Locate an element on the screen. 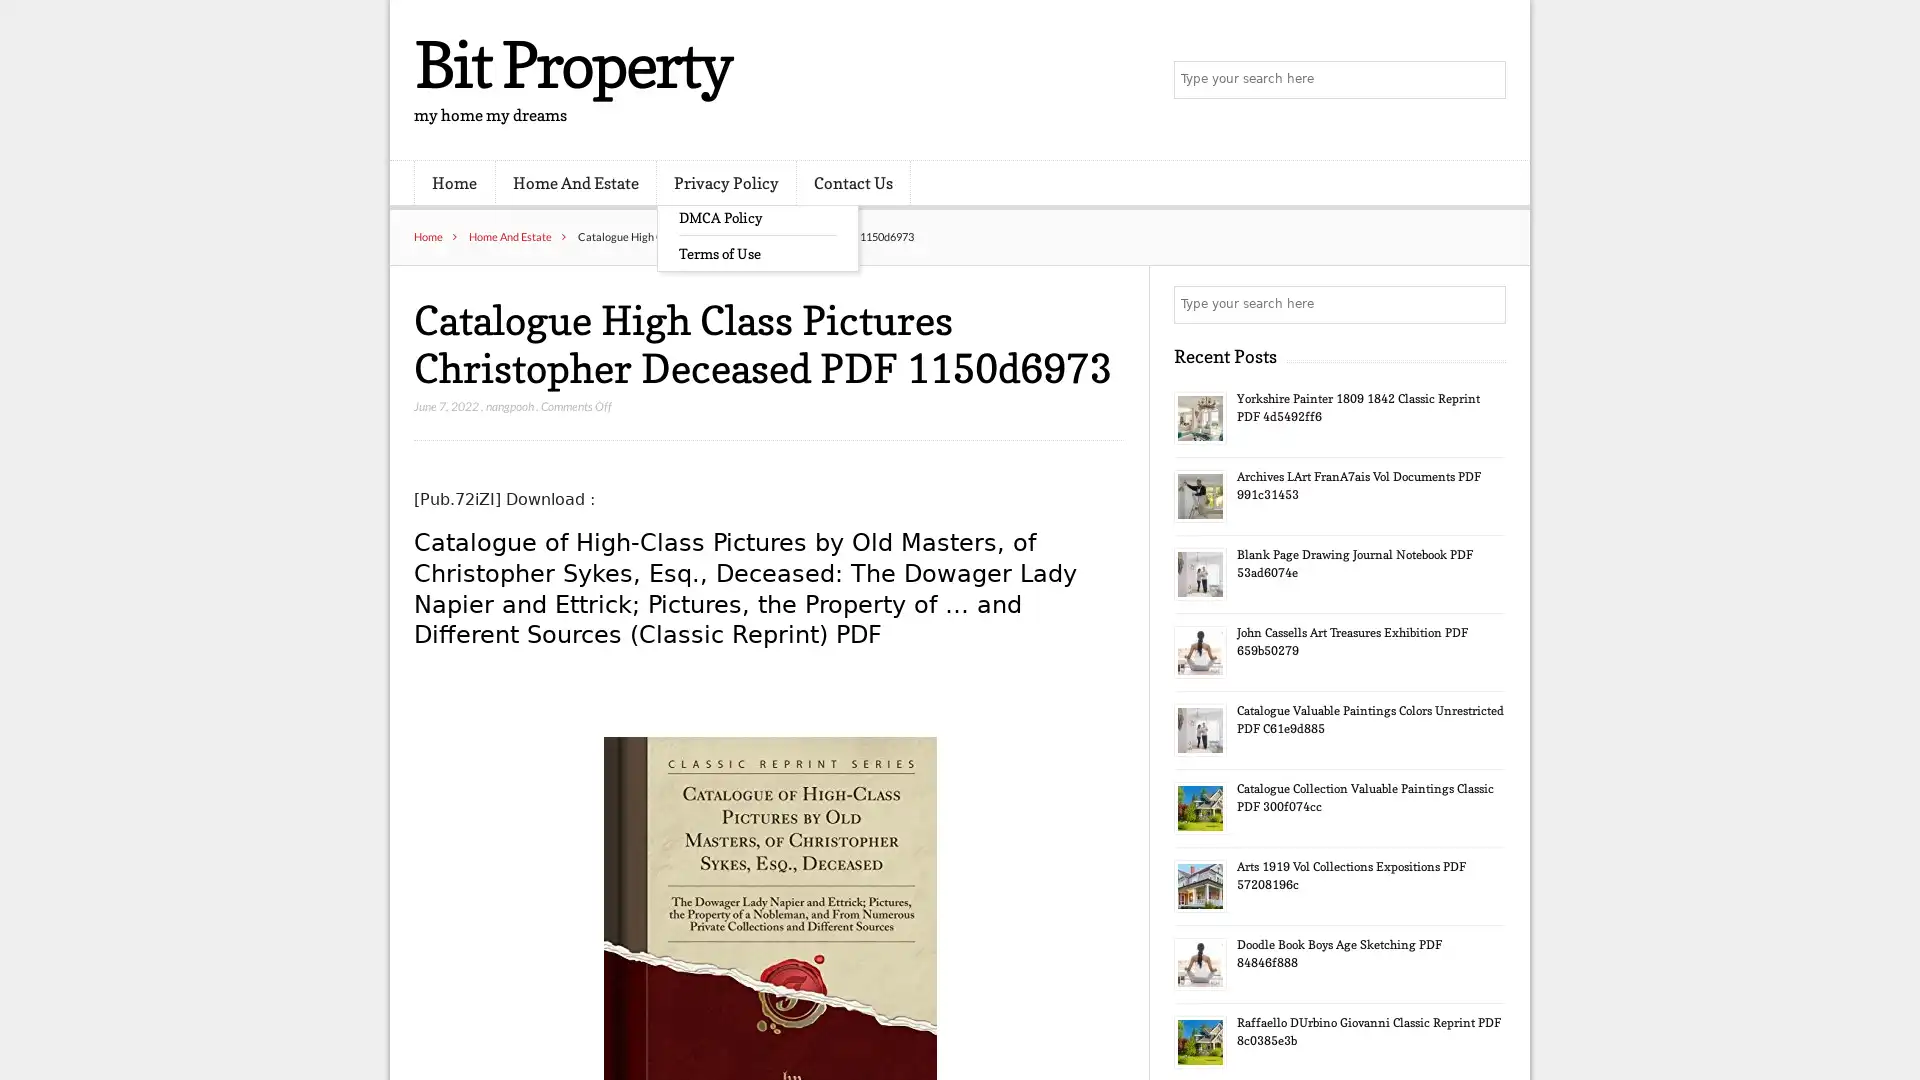  Search is located at coordinates (1485, 304).